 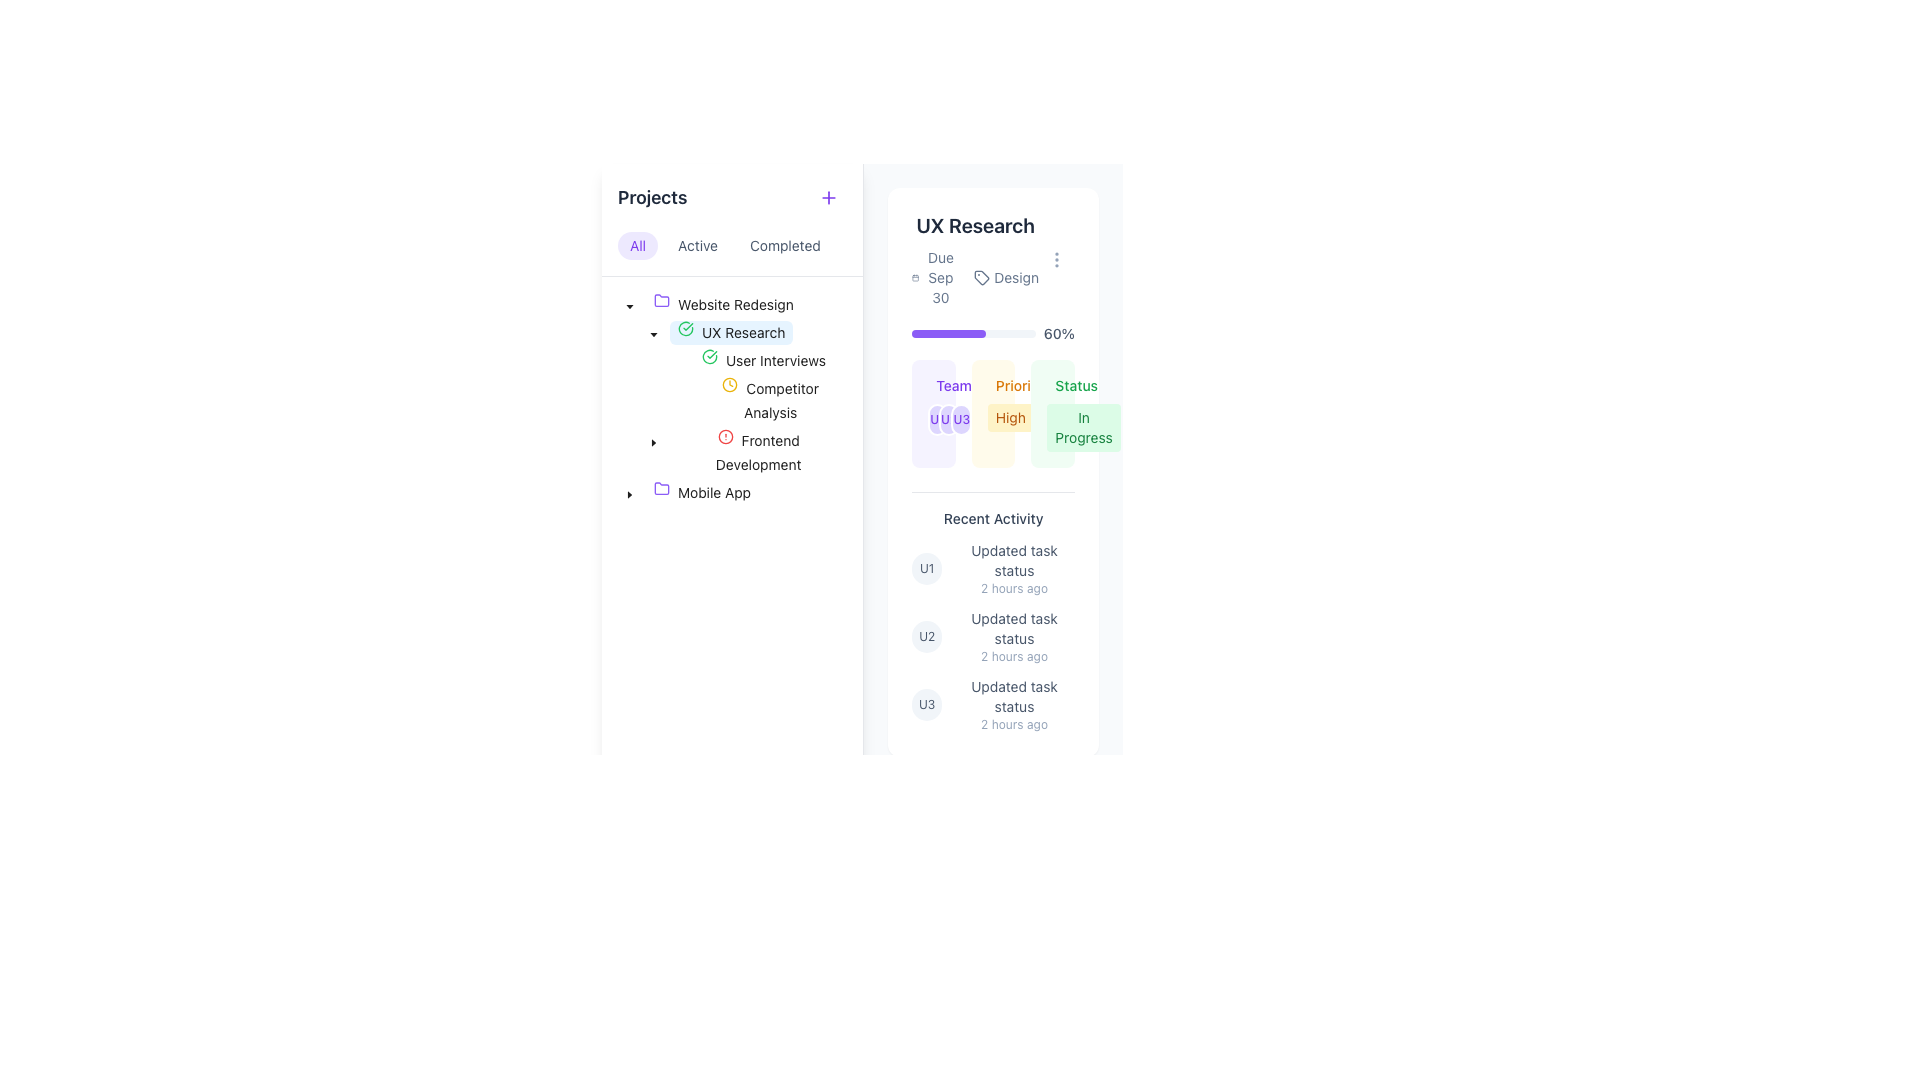 I want to click on details of the highlighted recent activity entry with identifier 'U2', which states 'Updated task status' and has a timestamp of '2 hours ago', so click(x=993, y=636).